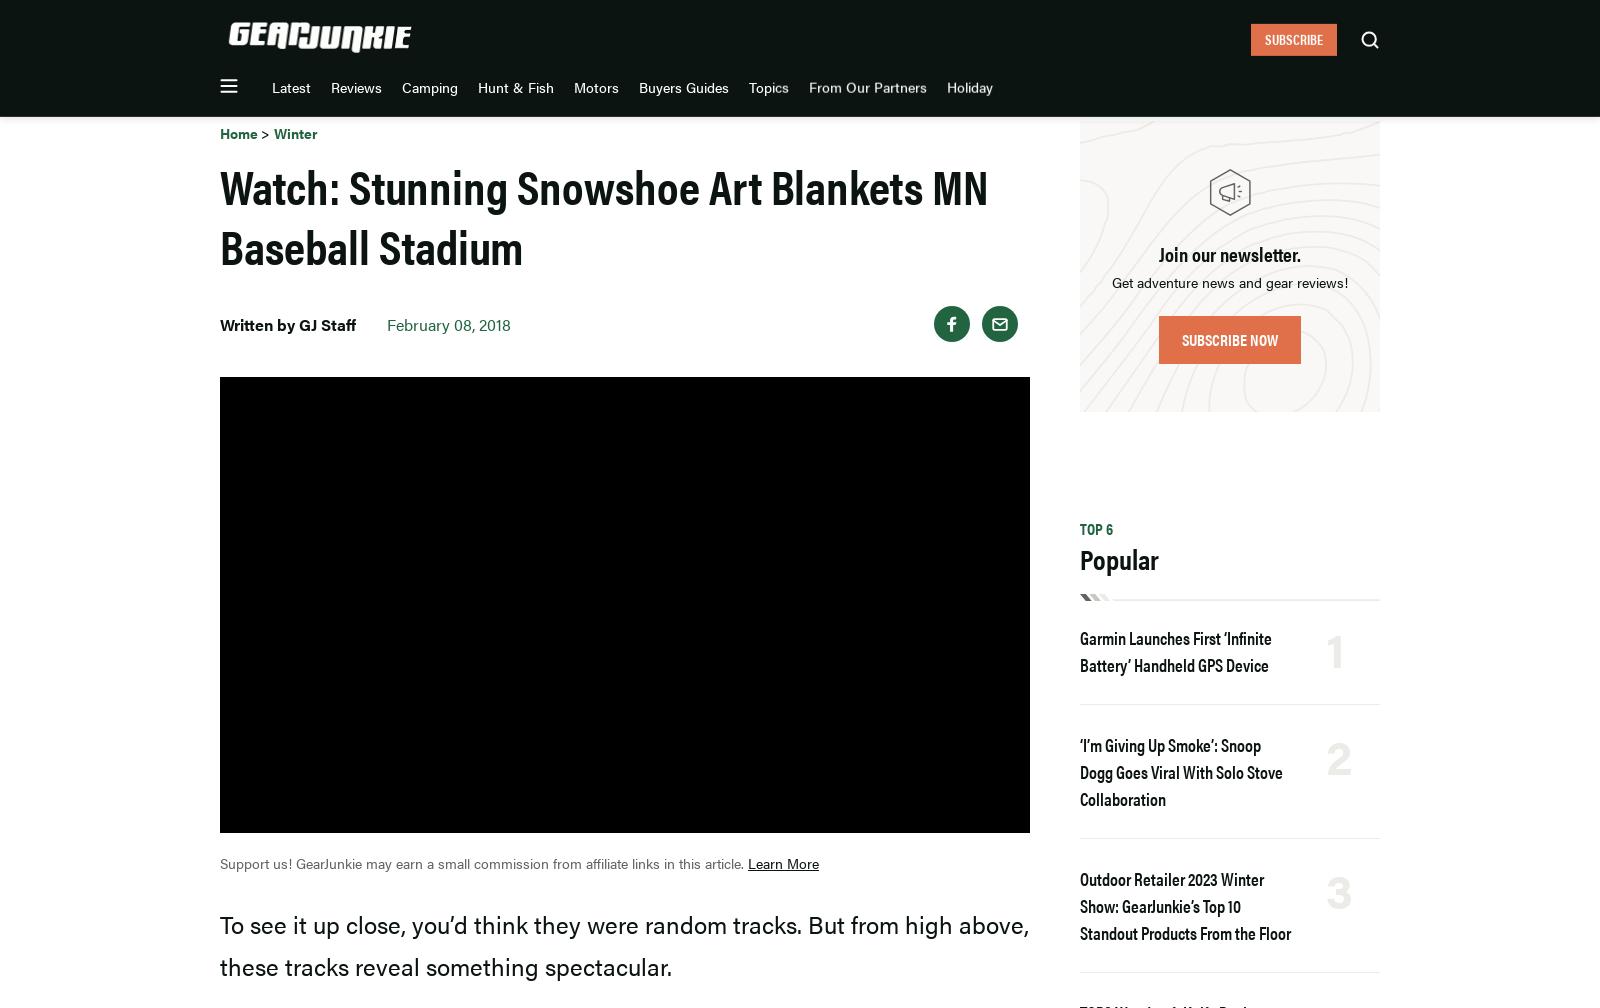  Describe the element at coordinates (757, 32) in the screenshot. I see `'Motors'` at that location.